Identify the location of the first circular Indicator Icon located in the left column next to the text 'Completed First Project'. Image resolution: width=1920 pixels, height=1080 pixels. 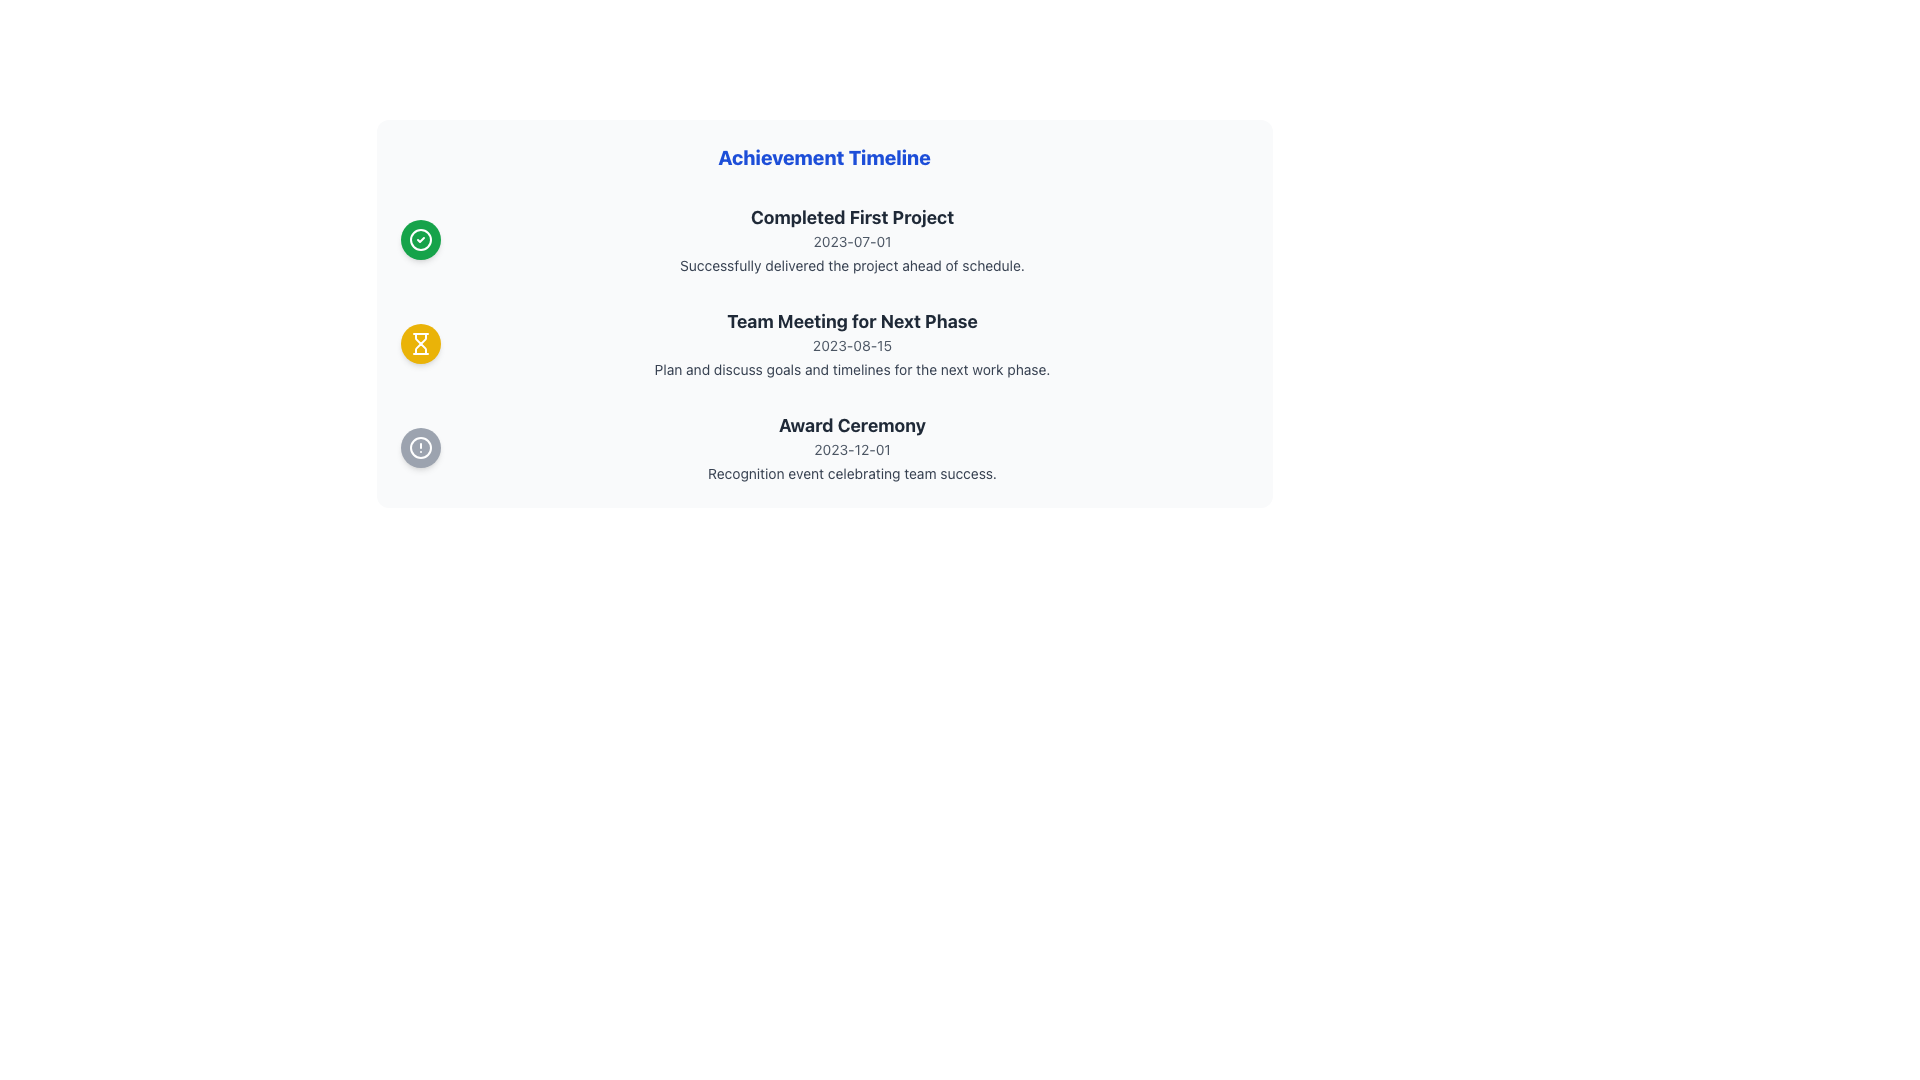
(419, 238).